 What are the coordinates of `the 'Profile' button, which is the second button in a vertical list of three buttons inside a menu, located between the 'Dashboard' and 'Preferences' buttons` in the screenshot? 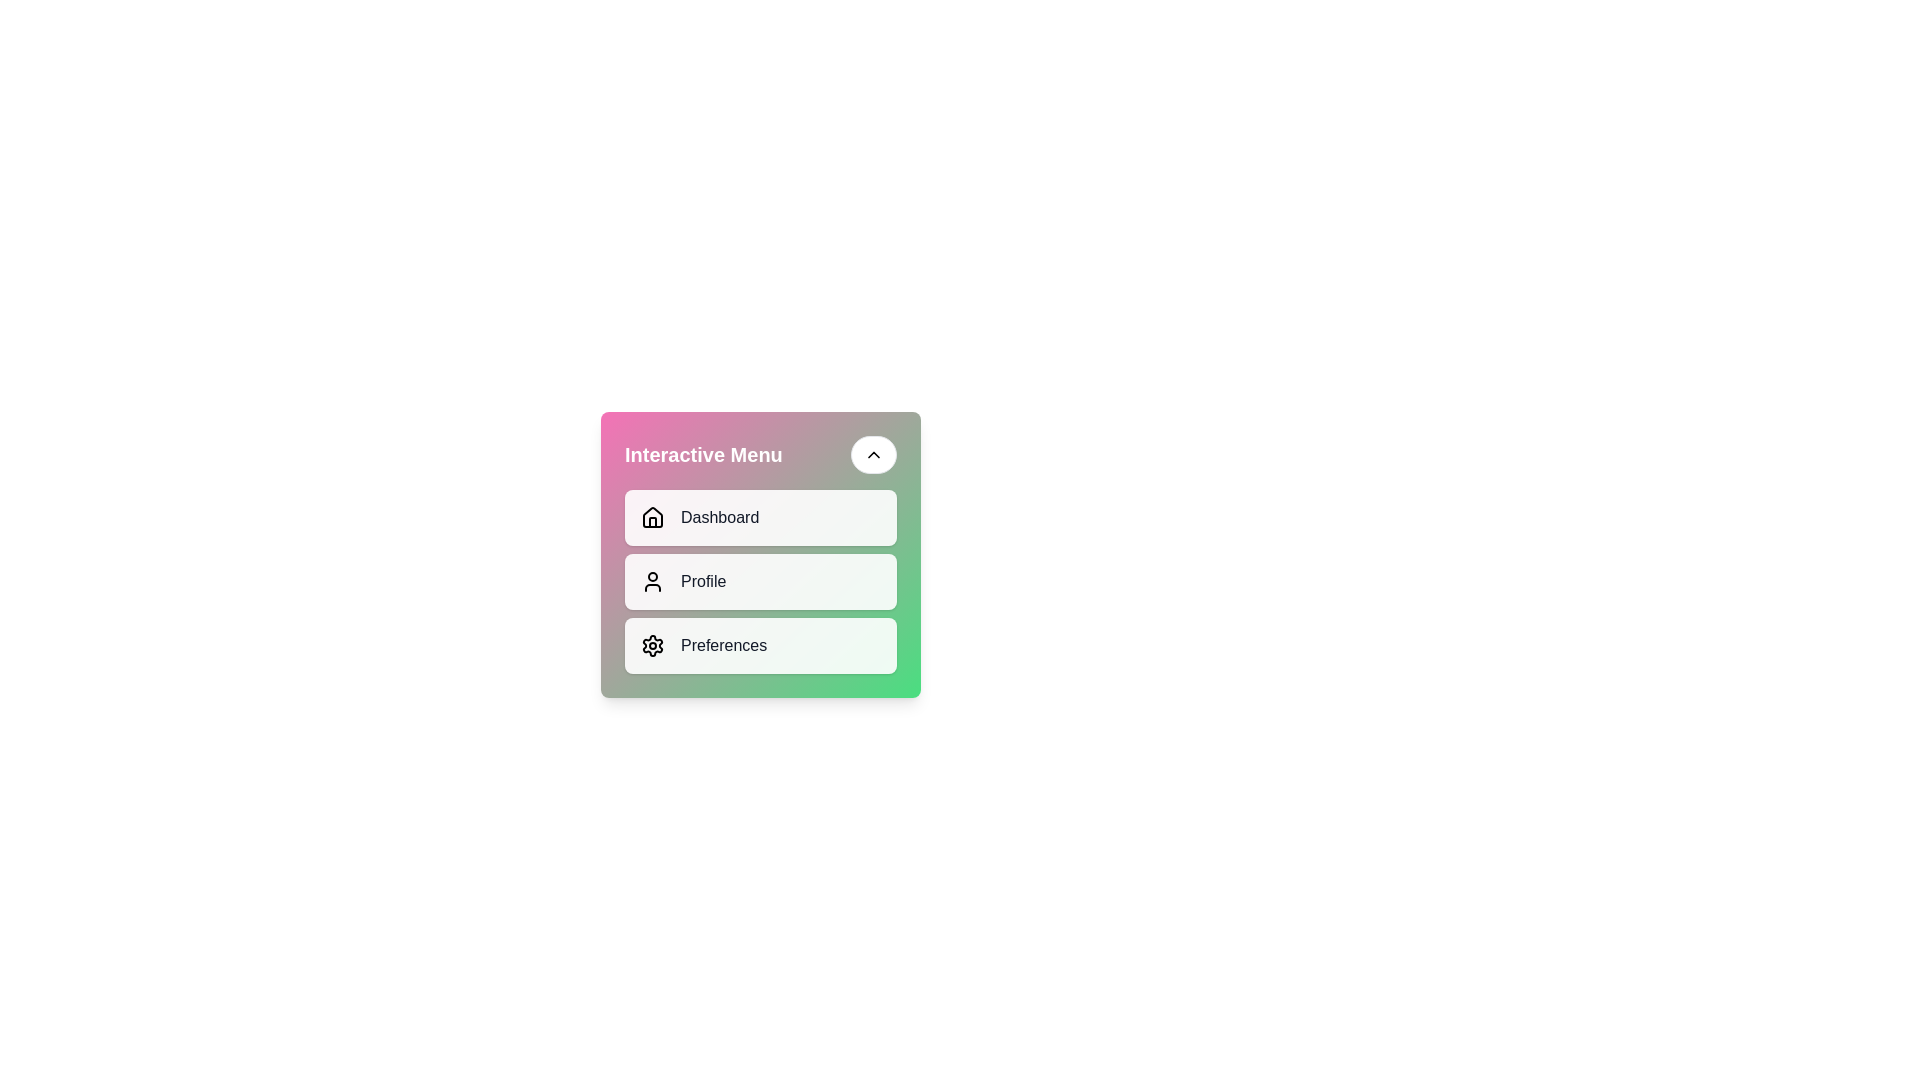 It's located at (760, 555).